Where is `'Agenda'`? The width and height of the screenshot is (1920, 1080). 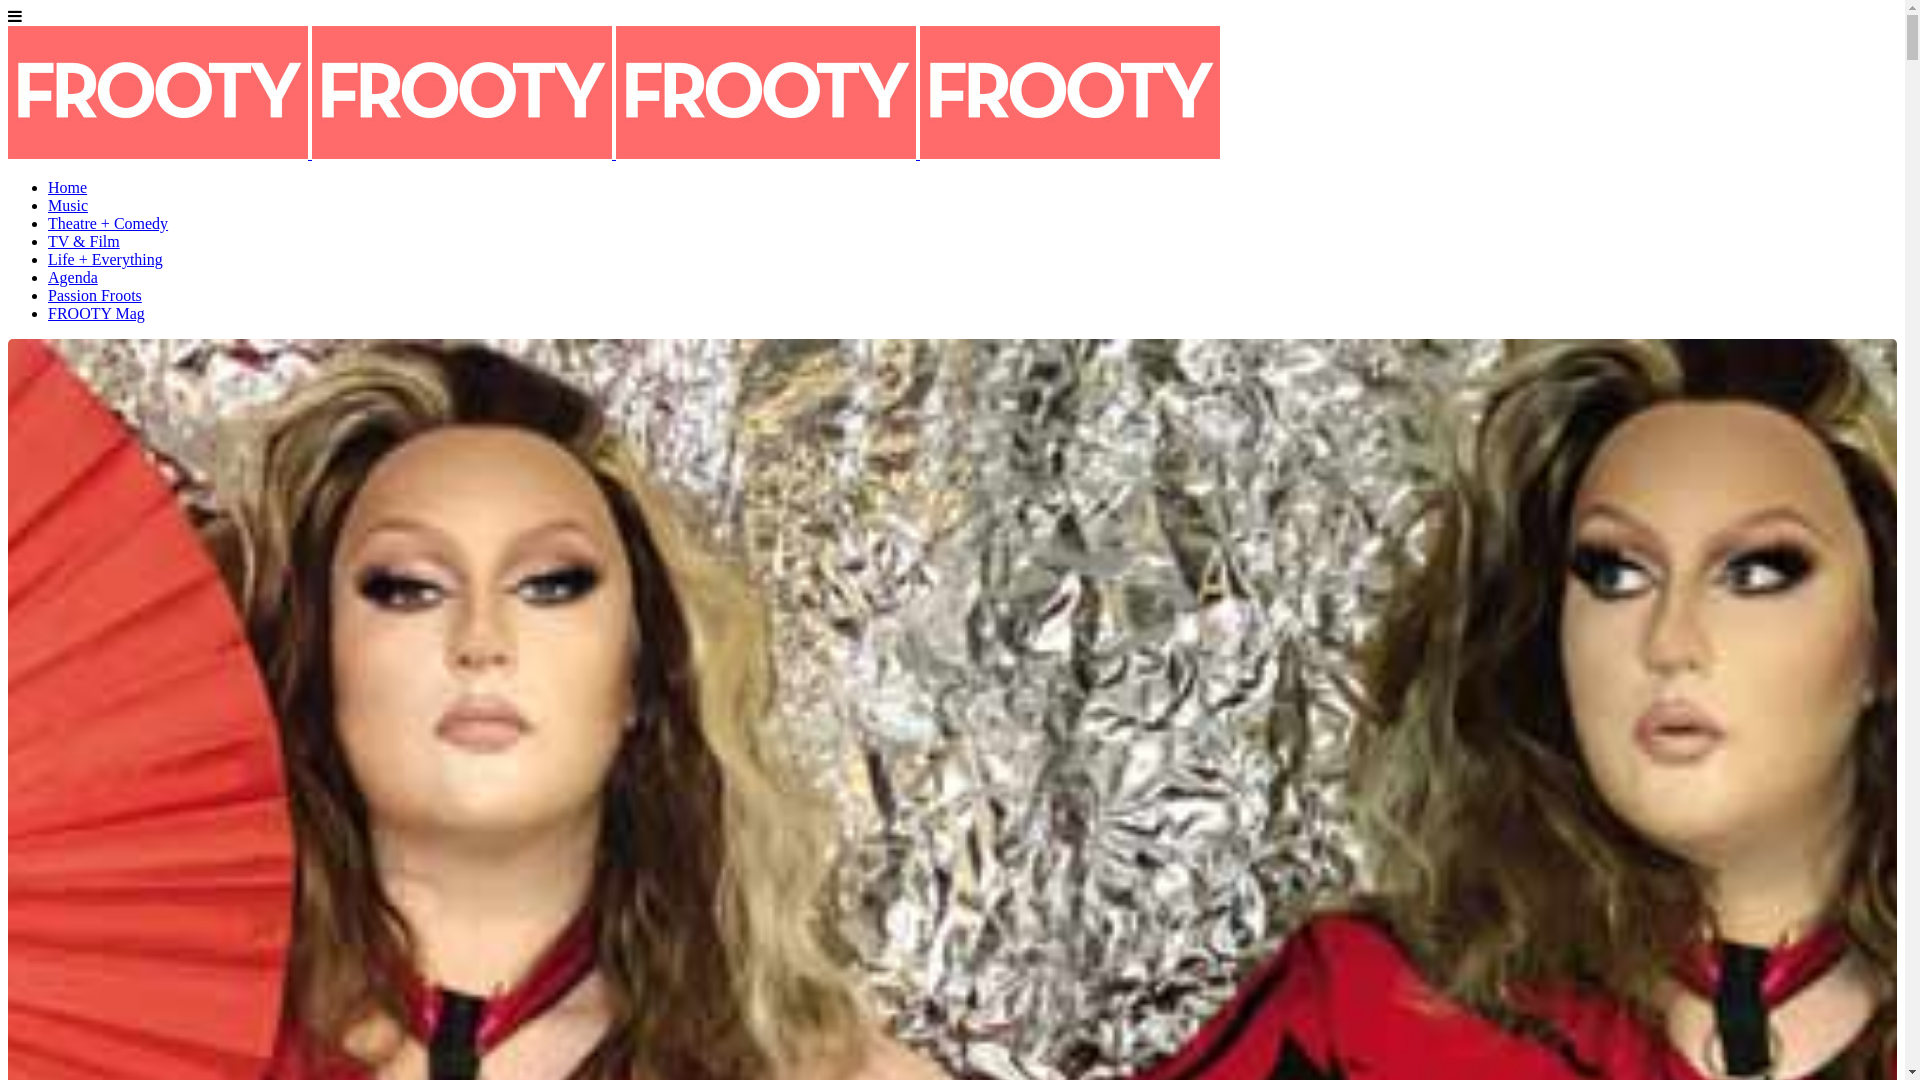
'Agenda' is located at coordinates (48, 277).